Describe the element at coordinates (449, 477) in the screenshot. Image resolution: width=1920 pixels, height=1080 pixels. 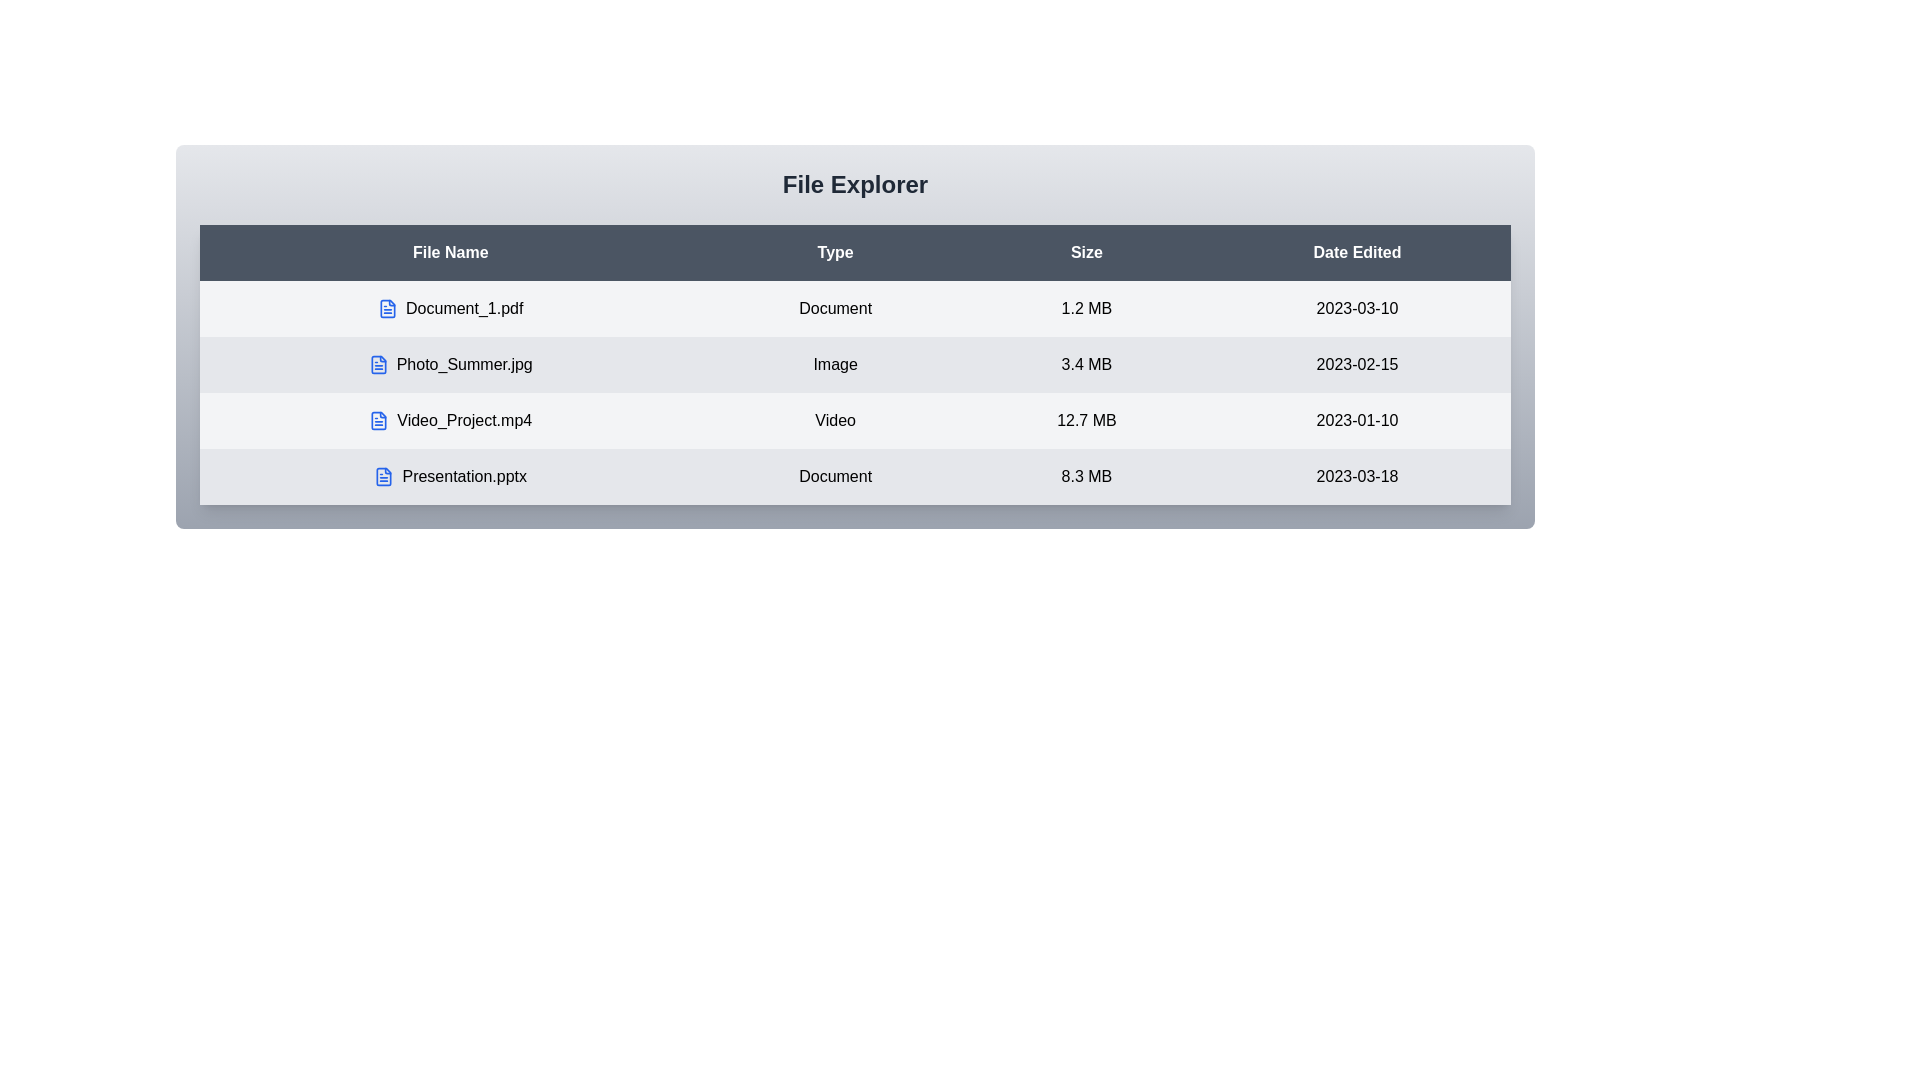
I see `the row corresponding to the file Presentation.pptx` at that location.